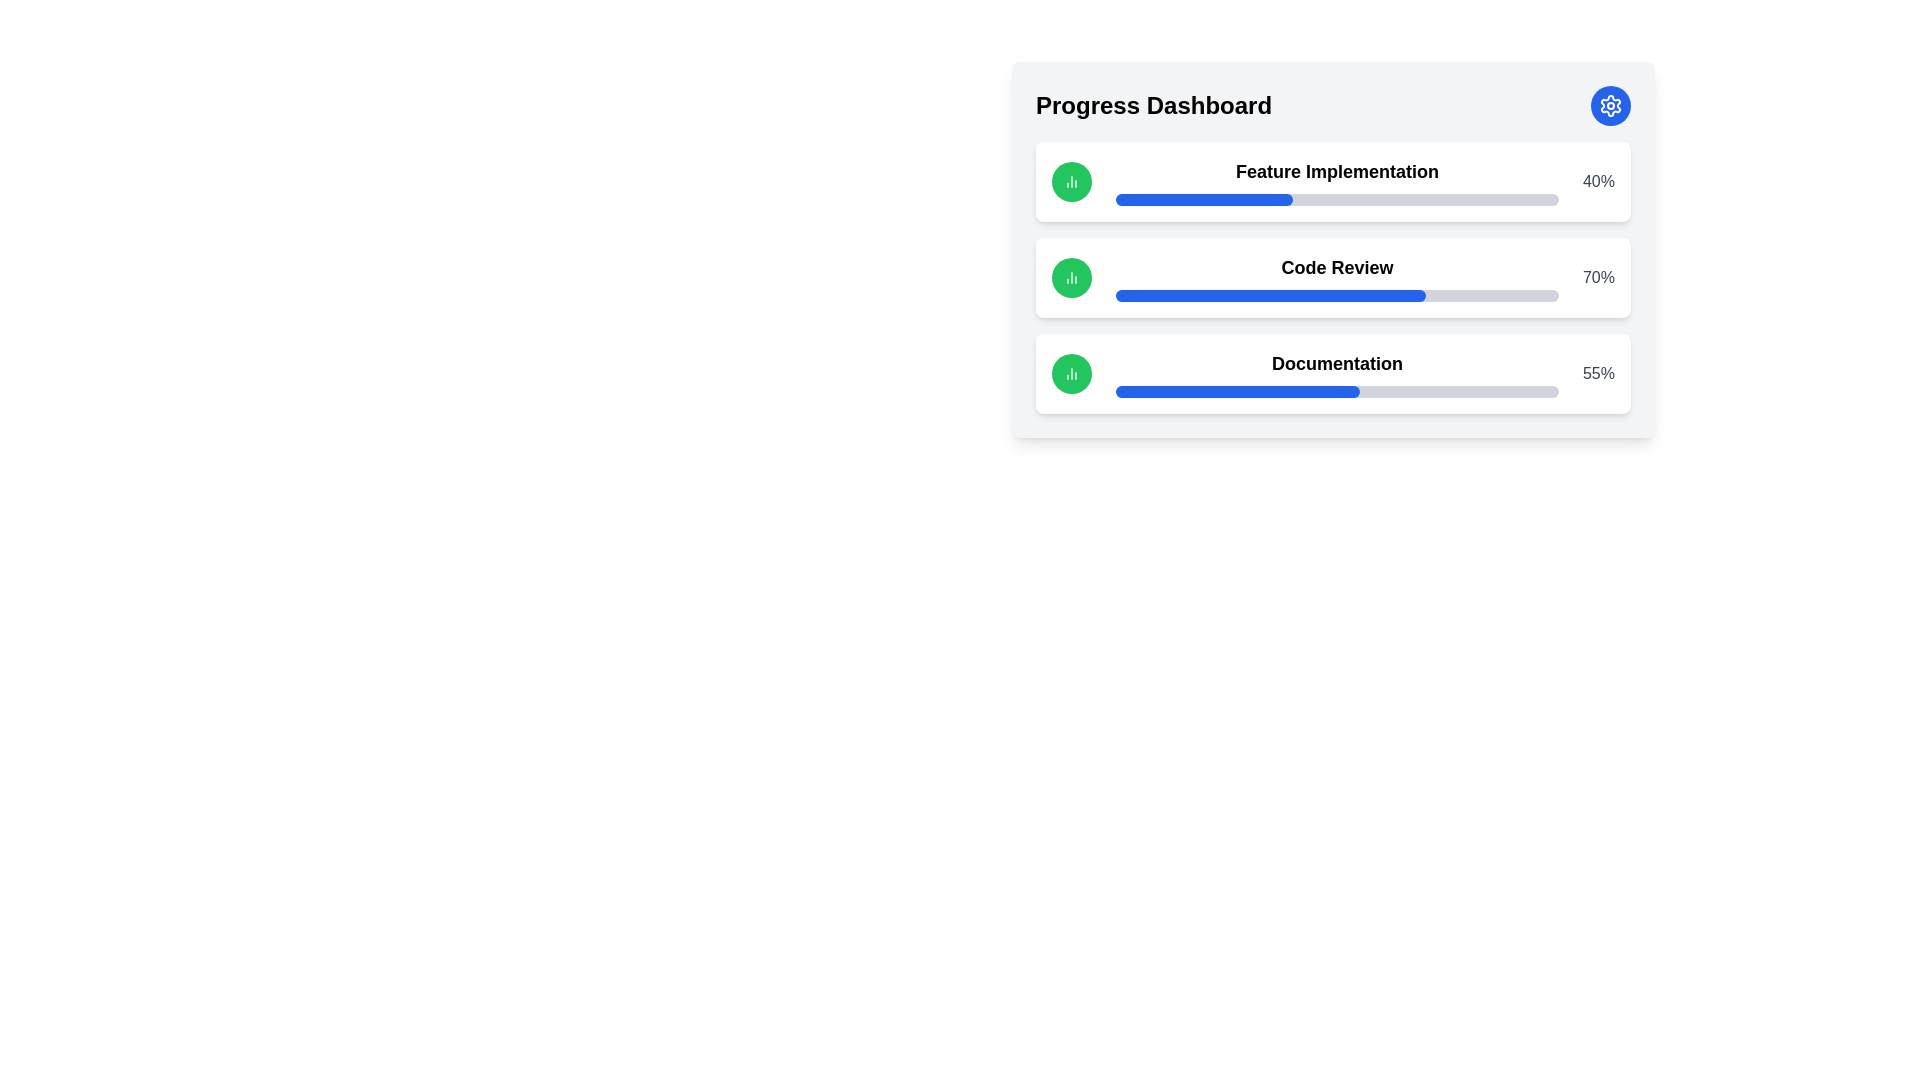 The width and height of the screenshot is (1920, 1080). What do you see at coordinates (1611, 105) in the screenshot?
I see `the rounded blue icon button located at the top-right corner of the 'Progress Dashboard'` at bounding box center [1611, 105].